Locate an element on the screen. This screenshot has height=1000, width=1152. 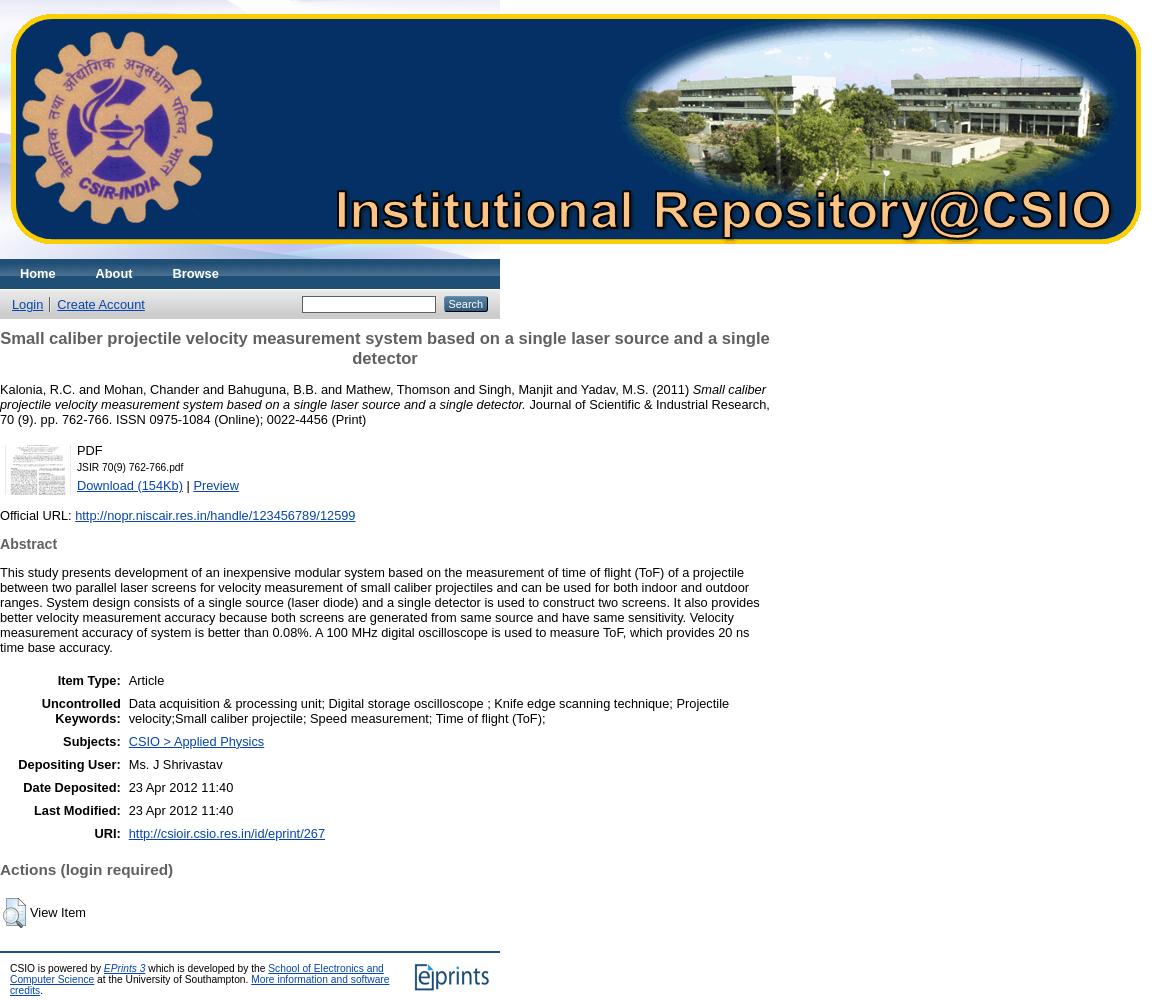
'http://csioir.csio.res.in/id/eprint/267' is located at coordinates (126, 831).